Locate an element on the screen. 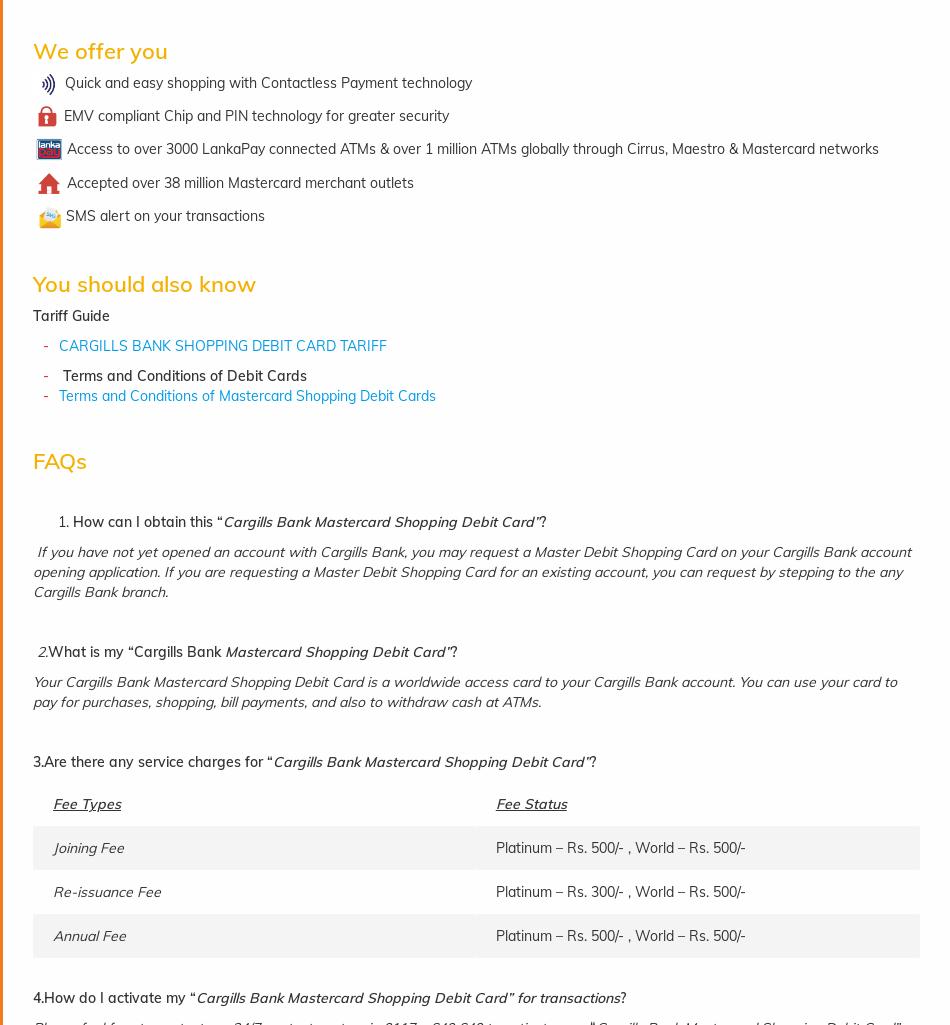 The width and height of the screenshot is (950, 1025). 'EMV compliant Chip and PIN technology for greater security' is located at coordinates (255, 115).